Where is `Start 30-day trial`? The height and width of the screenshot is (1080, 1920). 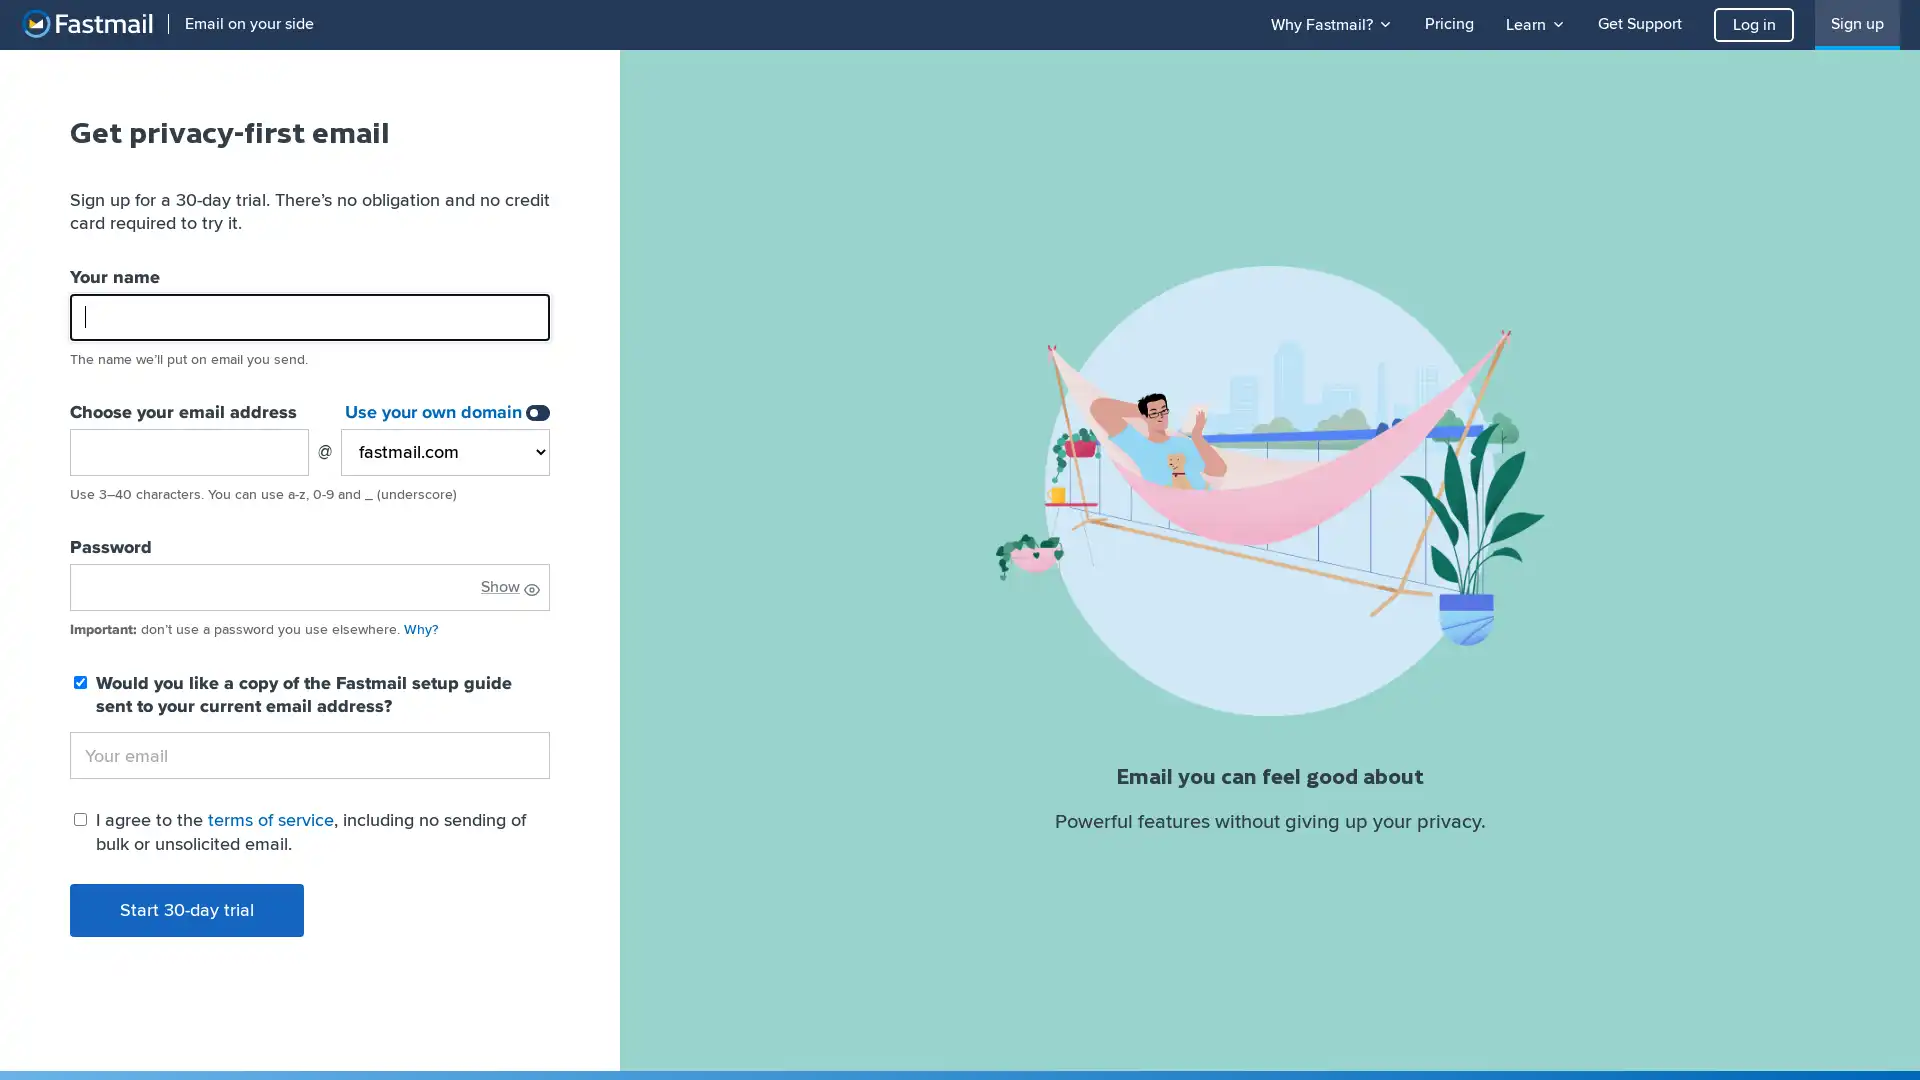
Start 30-day trial is located at coordinates (187, 910).